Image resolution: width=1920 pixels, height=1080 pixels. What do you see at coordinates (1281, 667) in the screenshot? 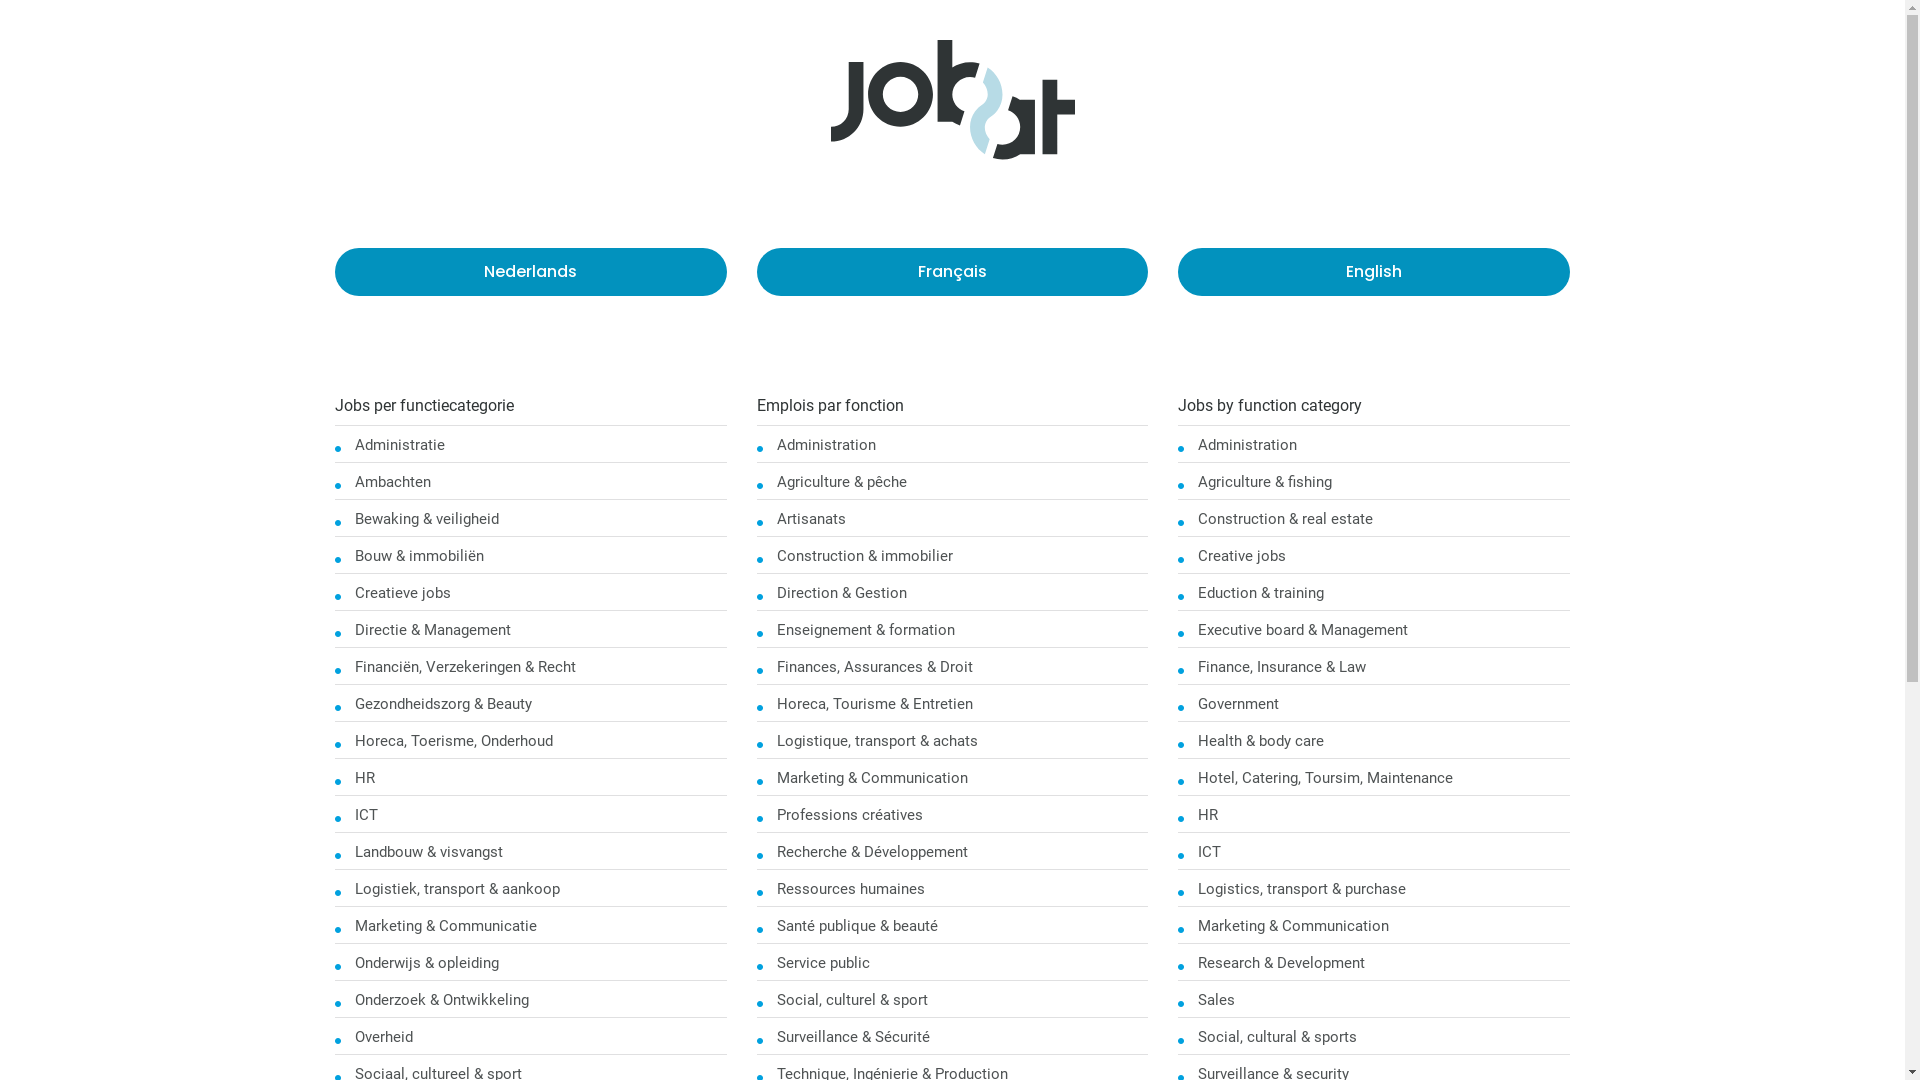
I see `'Finance, Insurance & Law'` at bounding box center [1281, 667].